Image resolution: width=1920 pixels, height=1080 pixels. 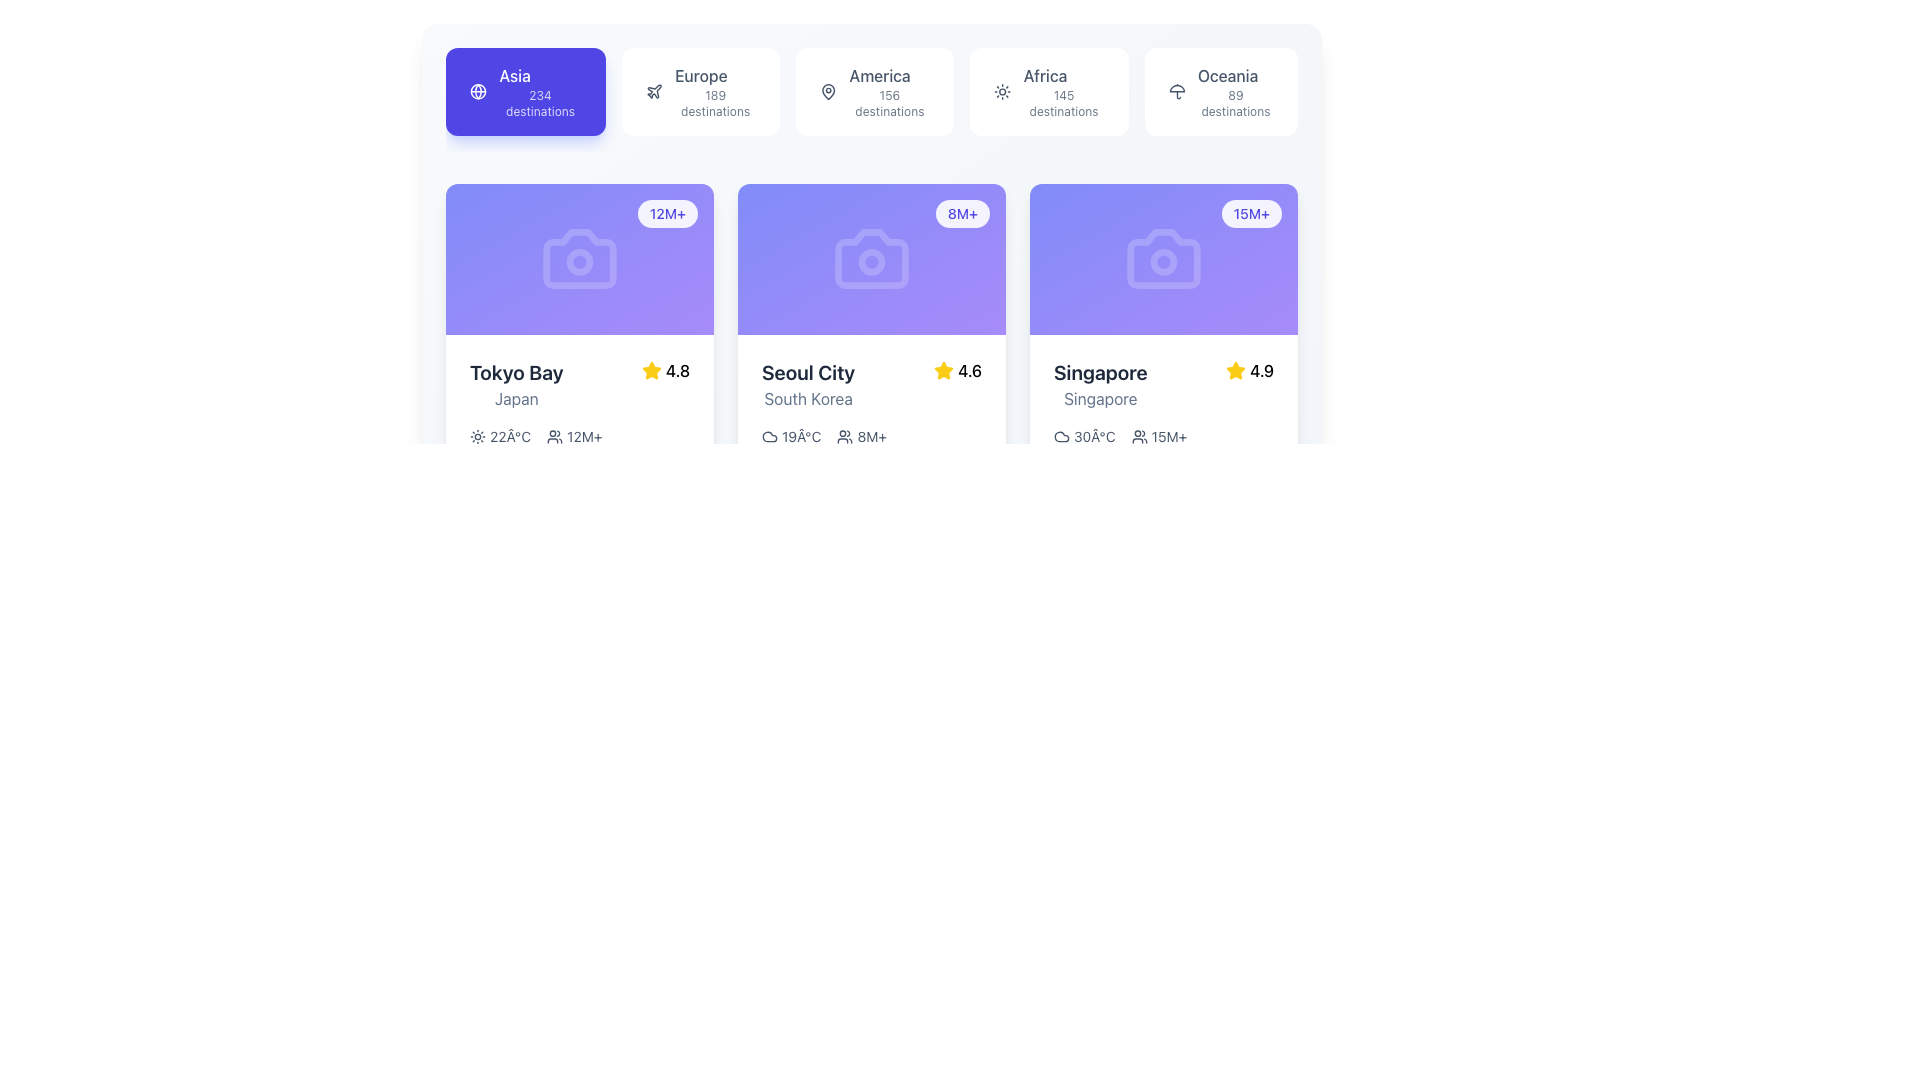 What do you see at coordinates (500, 435) in the screenshot?
I see `the Static Text with Icon displaying the temperature '22°C' next to the sun icon in the first 'Tokyo Bay' card` at bounding box center [500, 435].